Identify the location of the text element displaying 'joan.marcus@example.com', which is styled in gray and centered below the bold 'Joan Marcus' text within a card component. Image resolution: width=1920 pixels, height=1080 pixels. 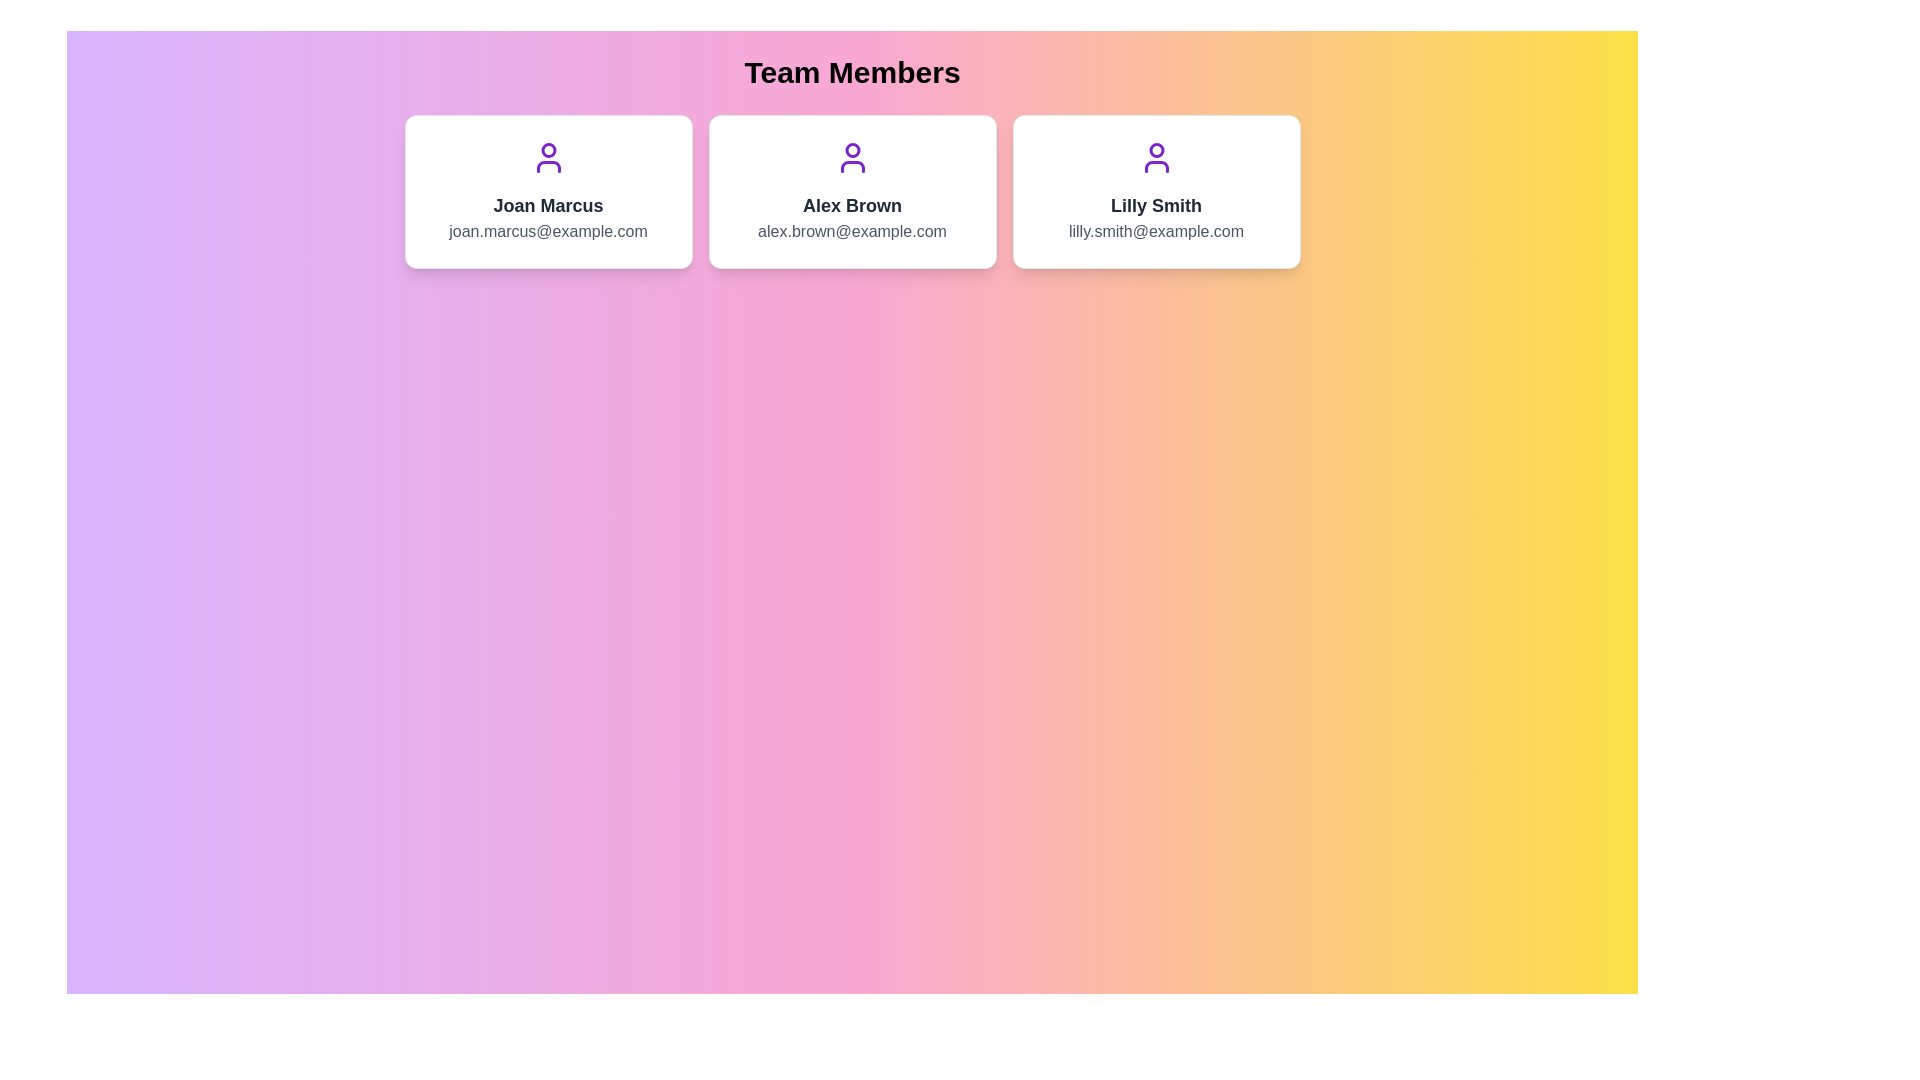
(548, 230).